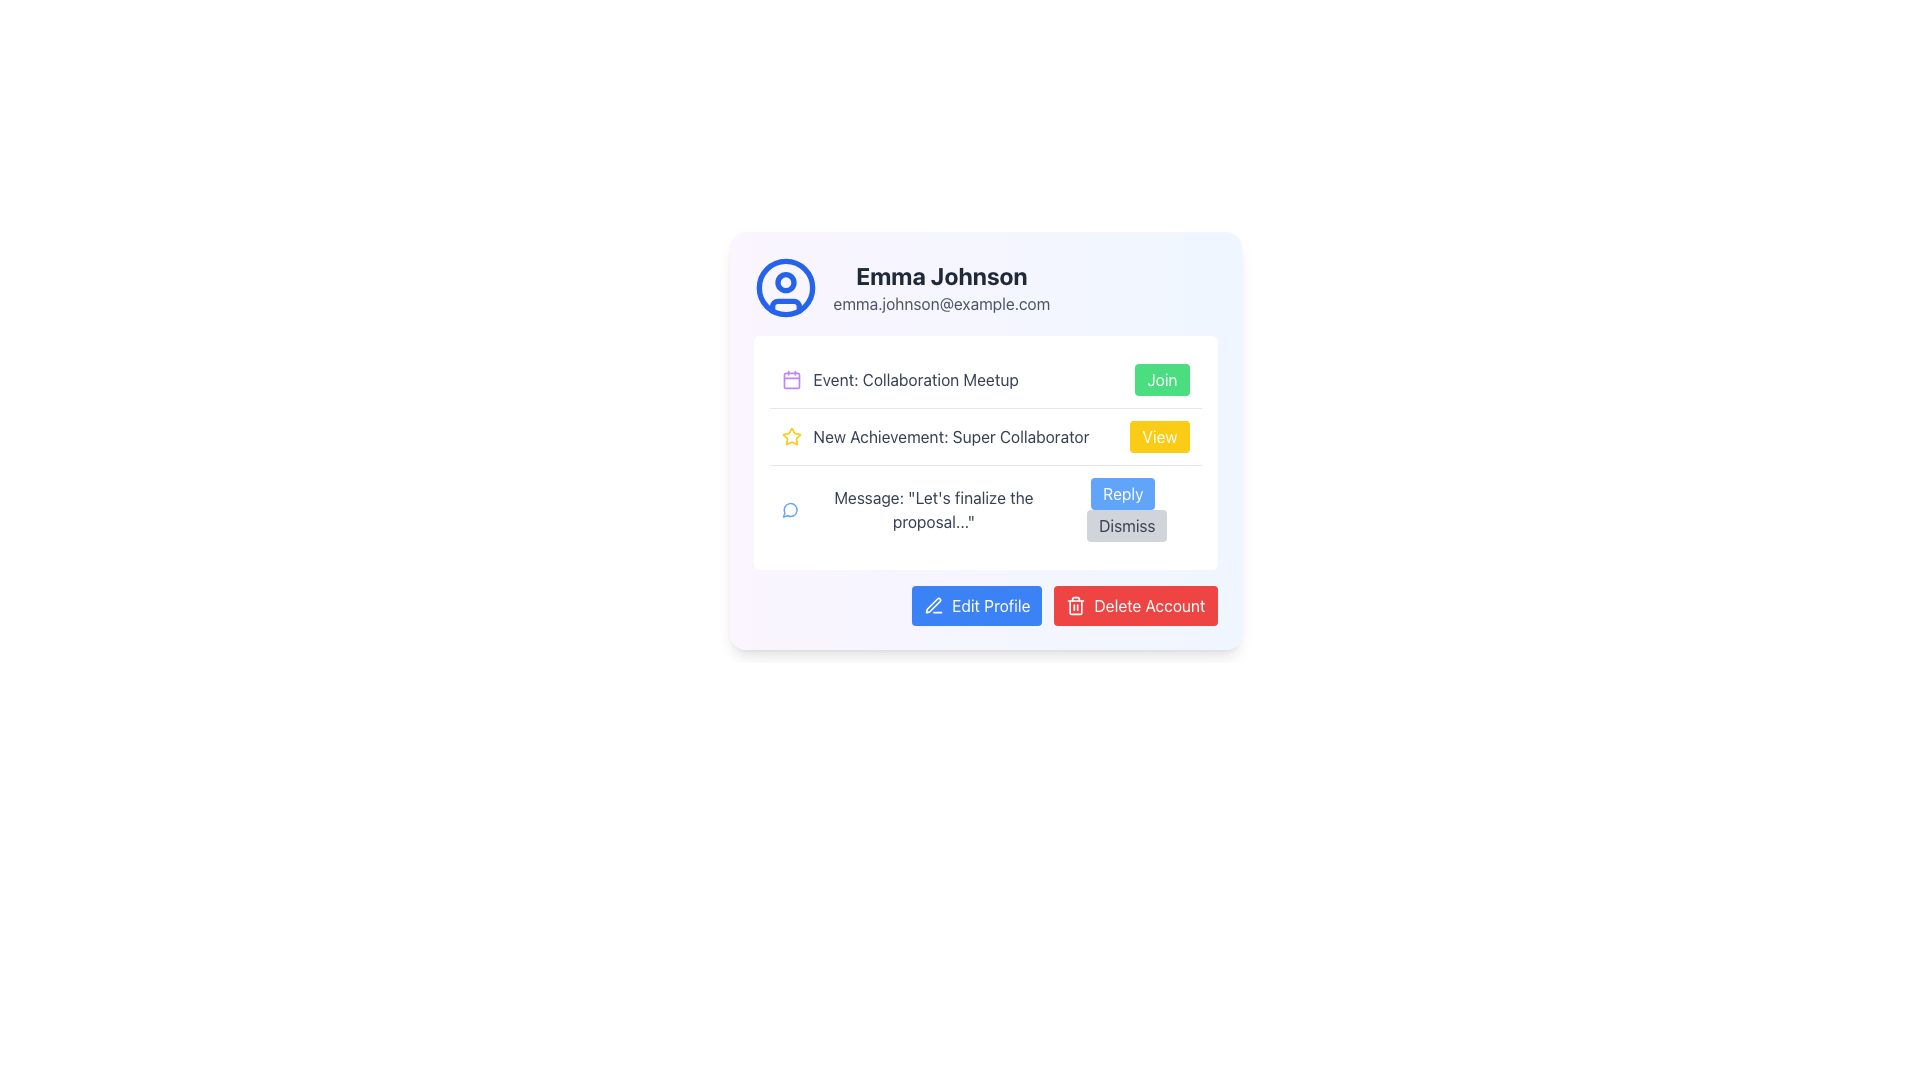 The width and height of the screenshot is (1920, 1080). I want to click on achievement message from the informational label titled 'Super Collaborator', located under the header 'Emma Johnson' in the middle panel of the UI card layout, so click(934, 435).